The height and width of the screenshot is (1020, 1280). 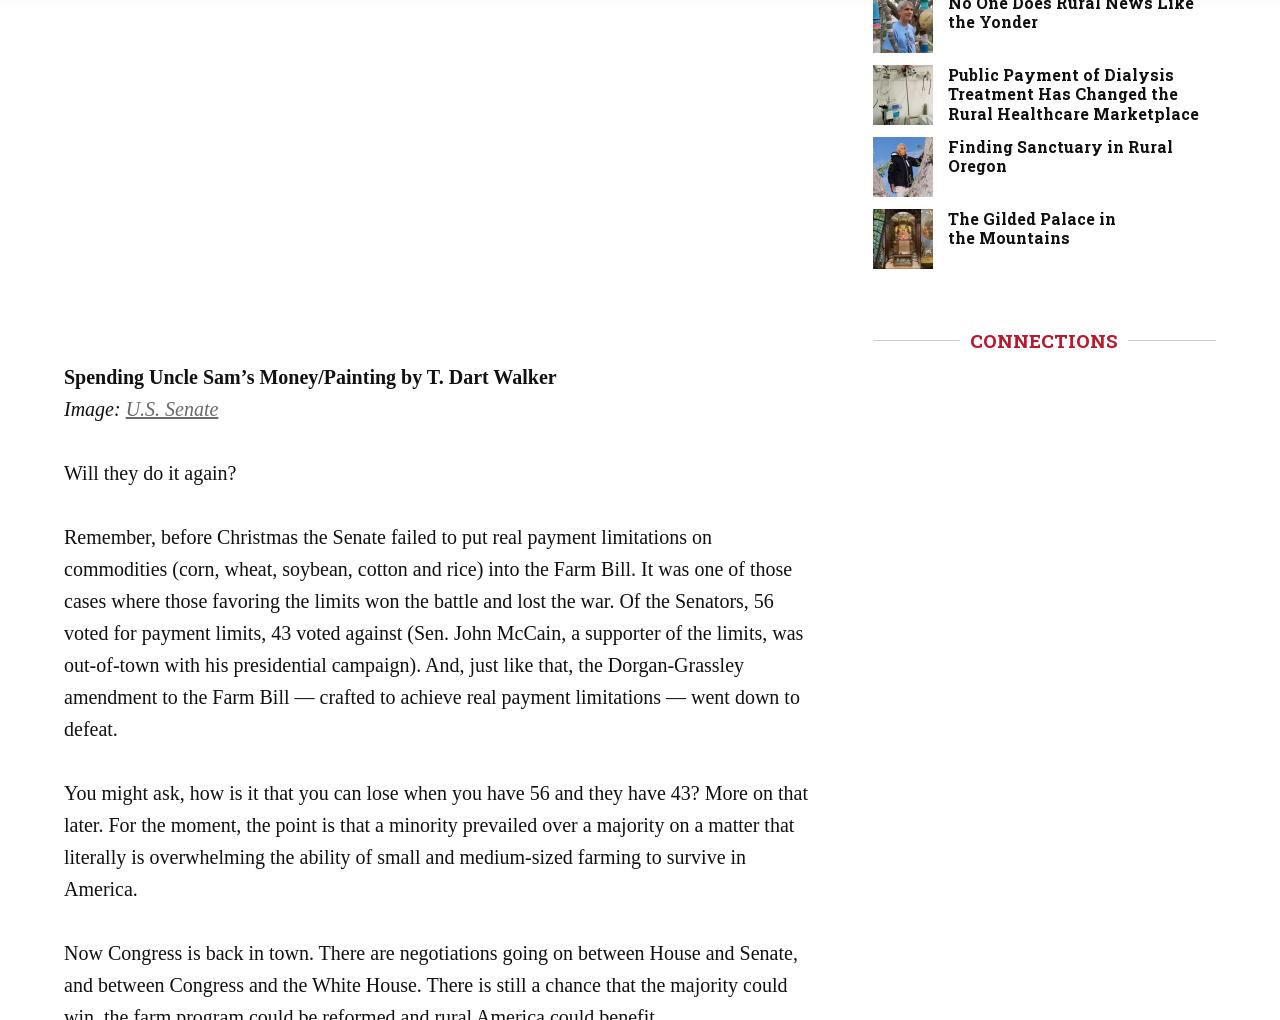 What do you see at coordinates (64, 839) in the screenshot?
I see `'You might ask, how is it that you can lose when you have 56 and they have 43? More on that later. For the moment, the point is that a minority prevailed over a majority on a matter that literally is overwhelming the ability of small and medium-sized farming to survive in America.'` at bounding box center [64, 839].